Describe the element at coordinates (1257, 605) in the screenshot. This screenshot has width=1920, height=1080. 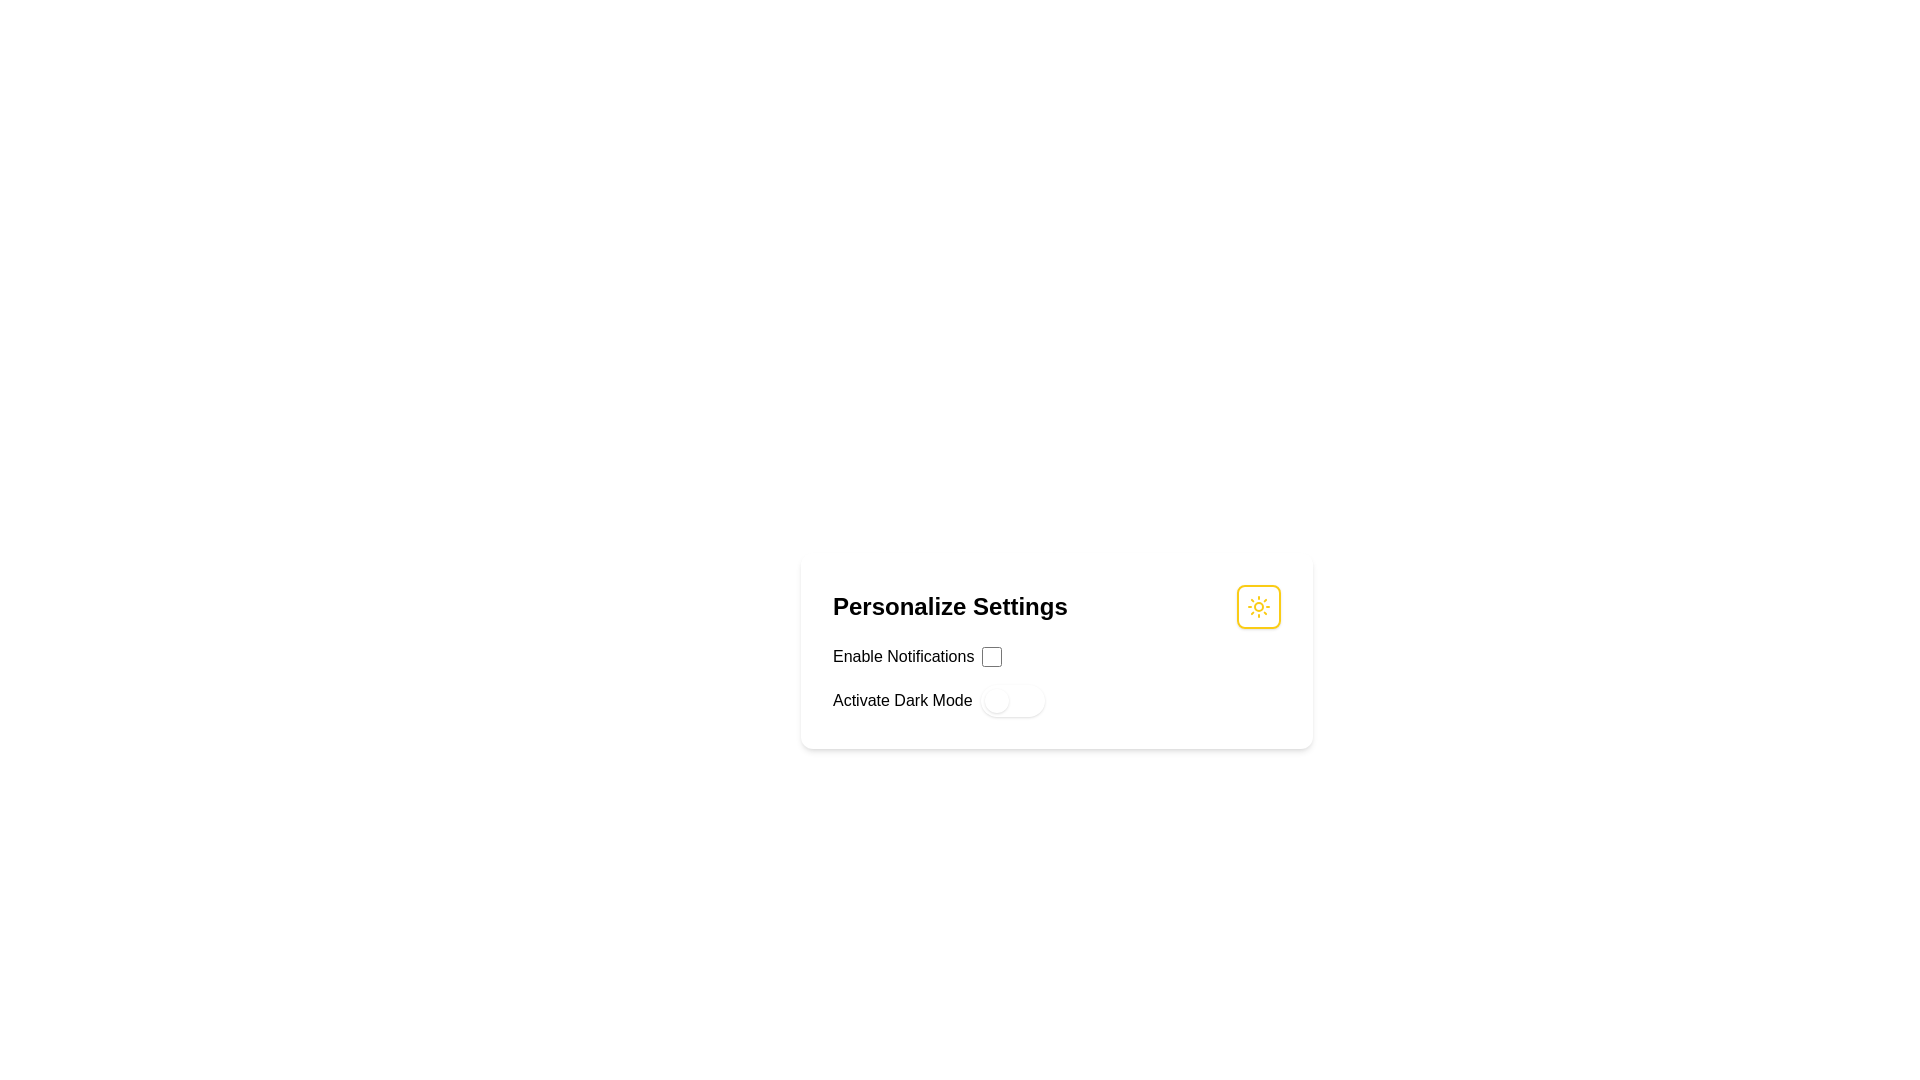
I see `the interactive sun icon button located in the top-right corner of the 'Personalize Settings' section` at that location.